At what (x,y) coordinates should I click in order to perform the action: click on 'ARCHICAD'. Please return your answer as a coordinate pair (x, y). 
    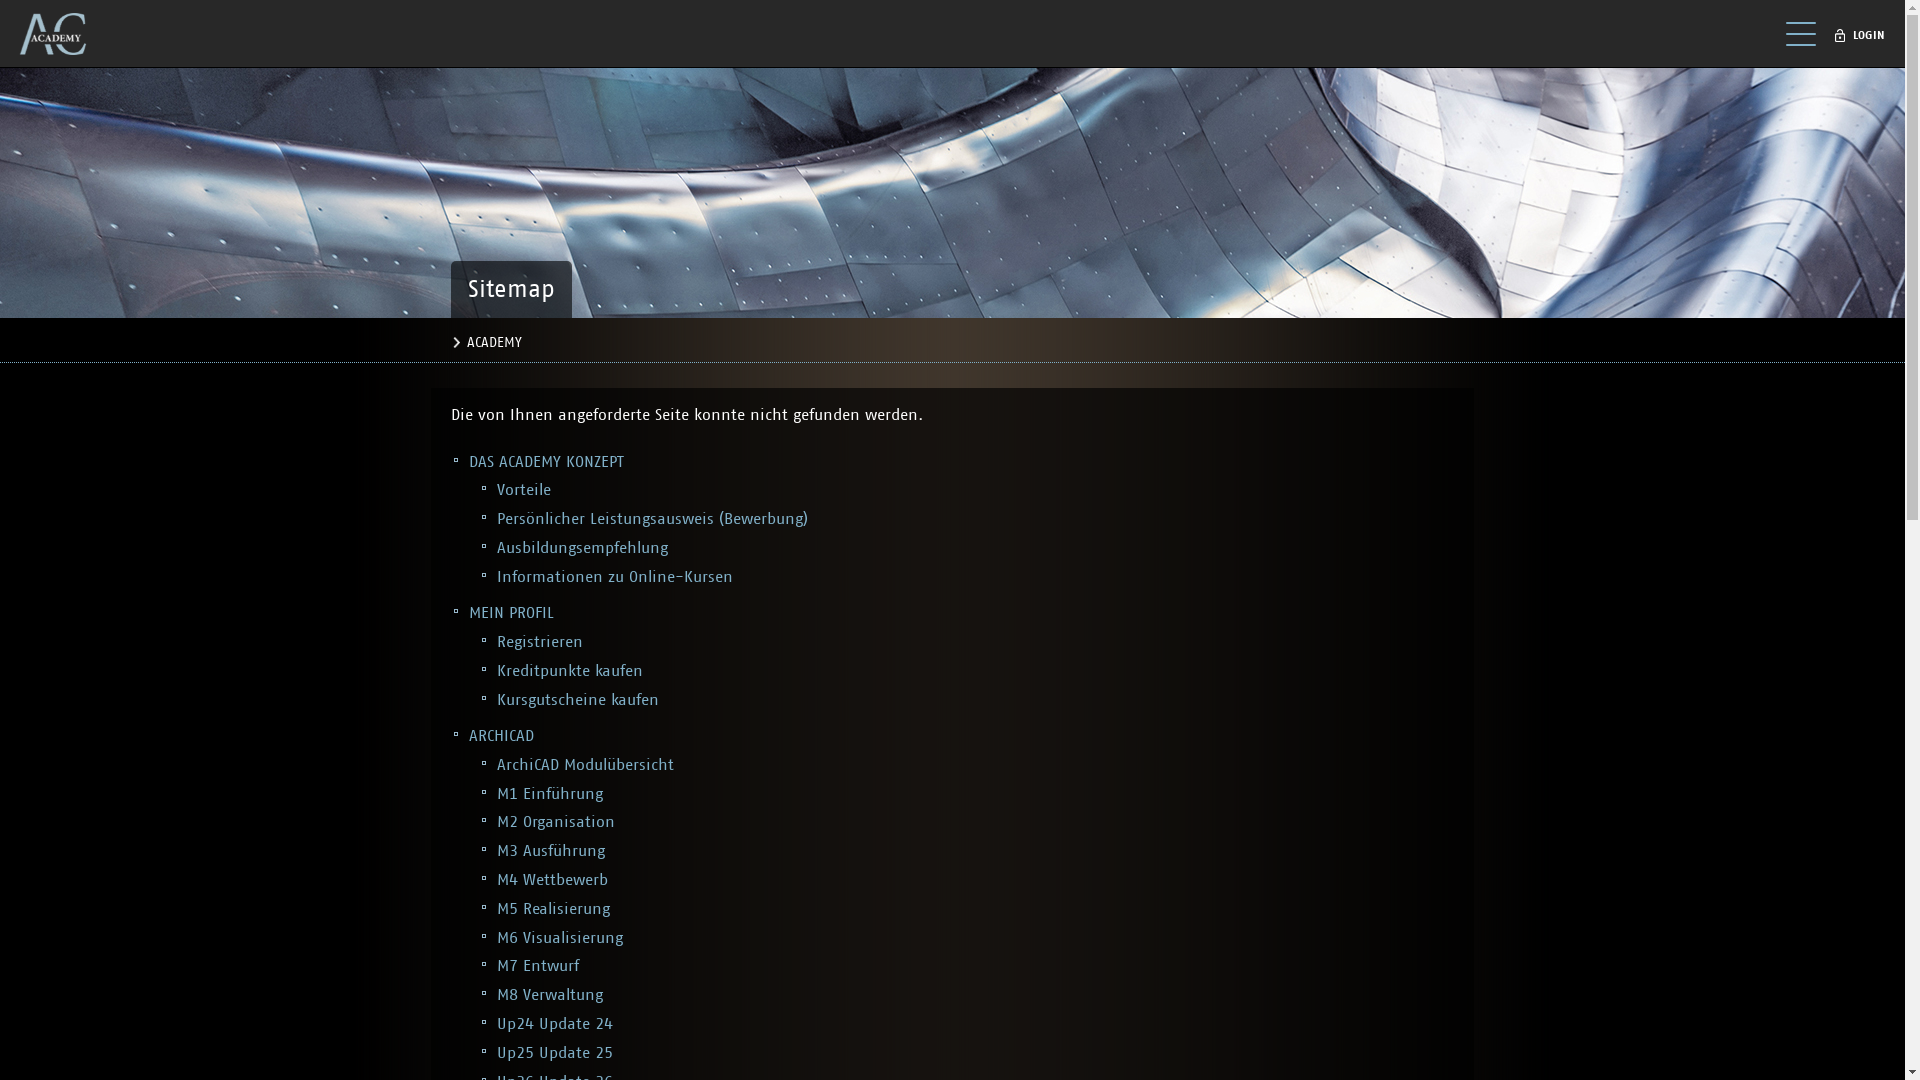
    Looking at the image, I should click on (501, 736).